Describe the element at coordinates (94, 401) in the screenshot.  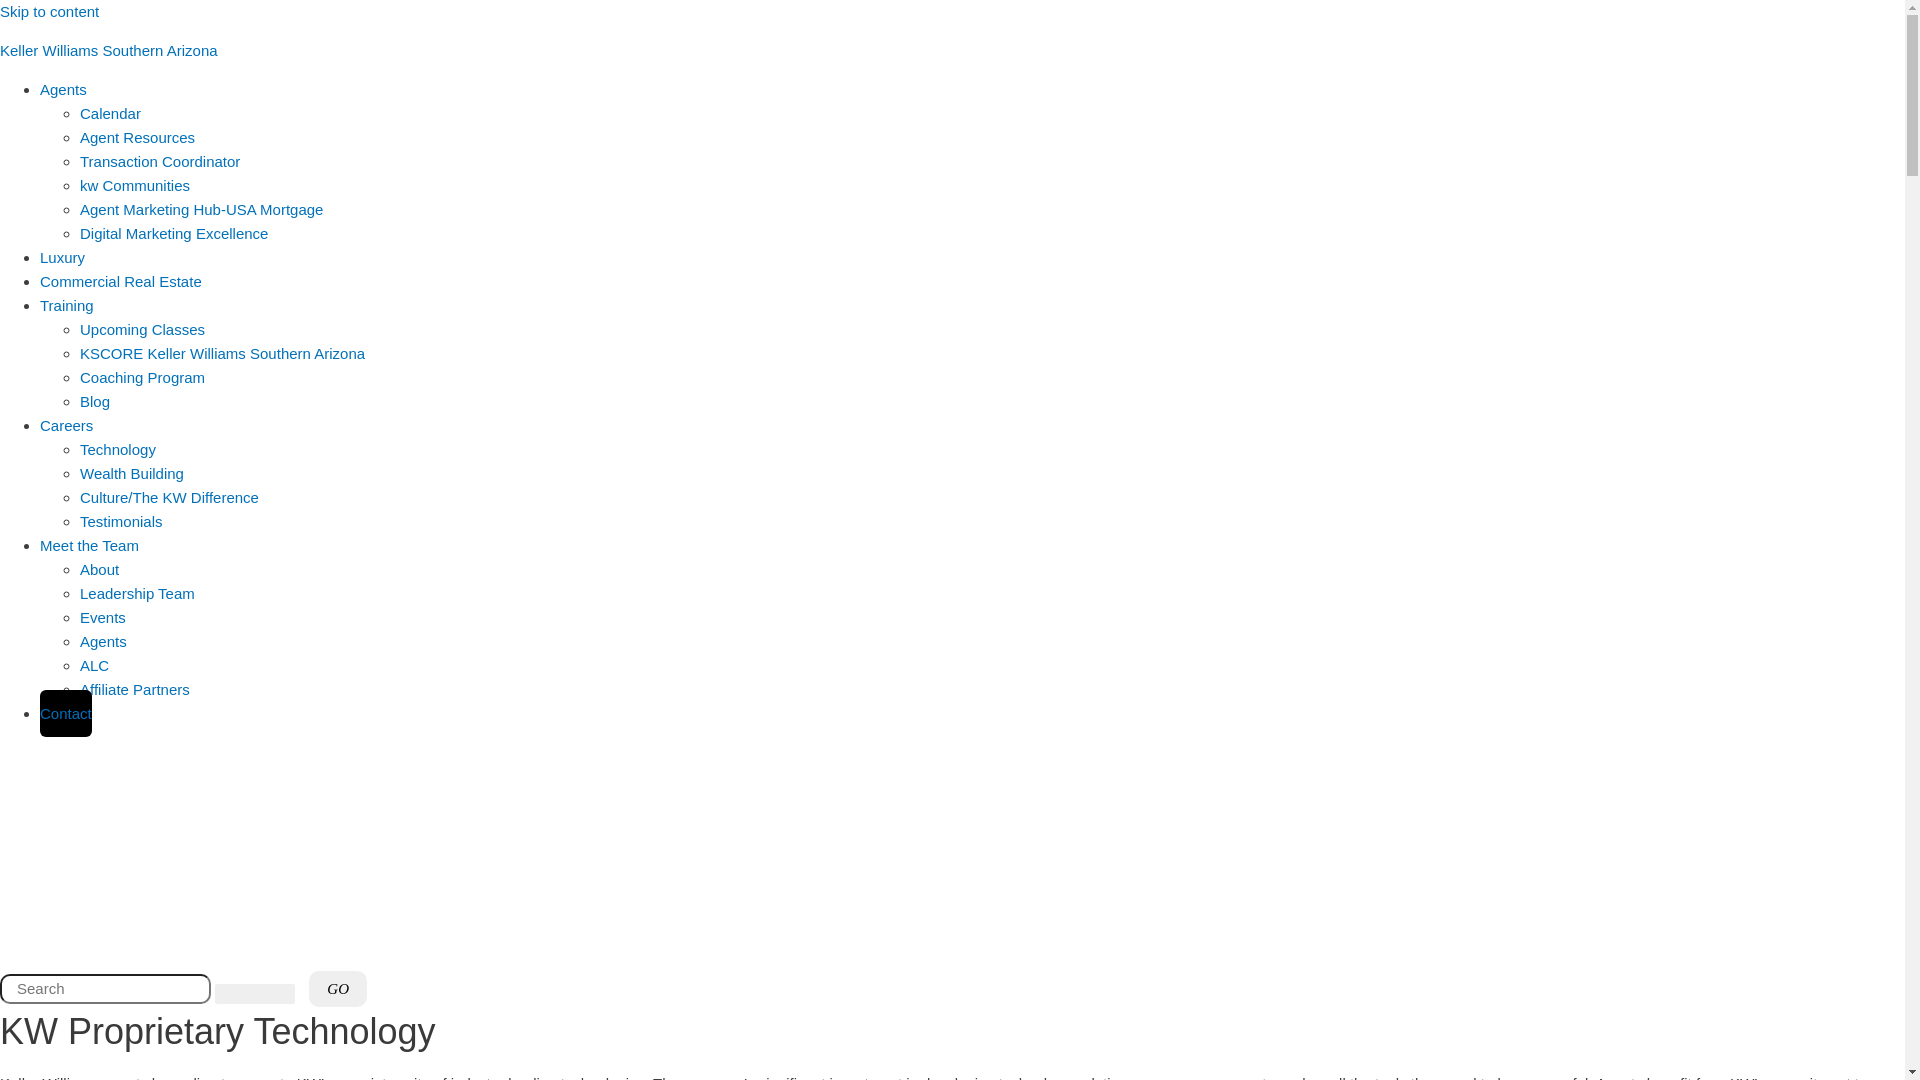
I see `'Blog'` at that location.